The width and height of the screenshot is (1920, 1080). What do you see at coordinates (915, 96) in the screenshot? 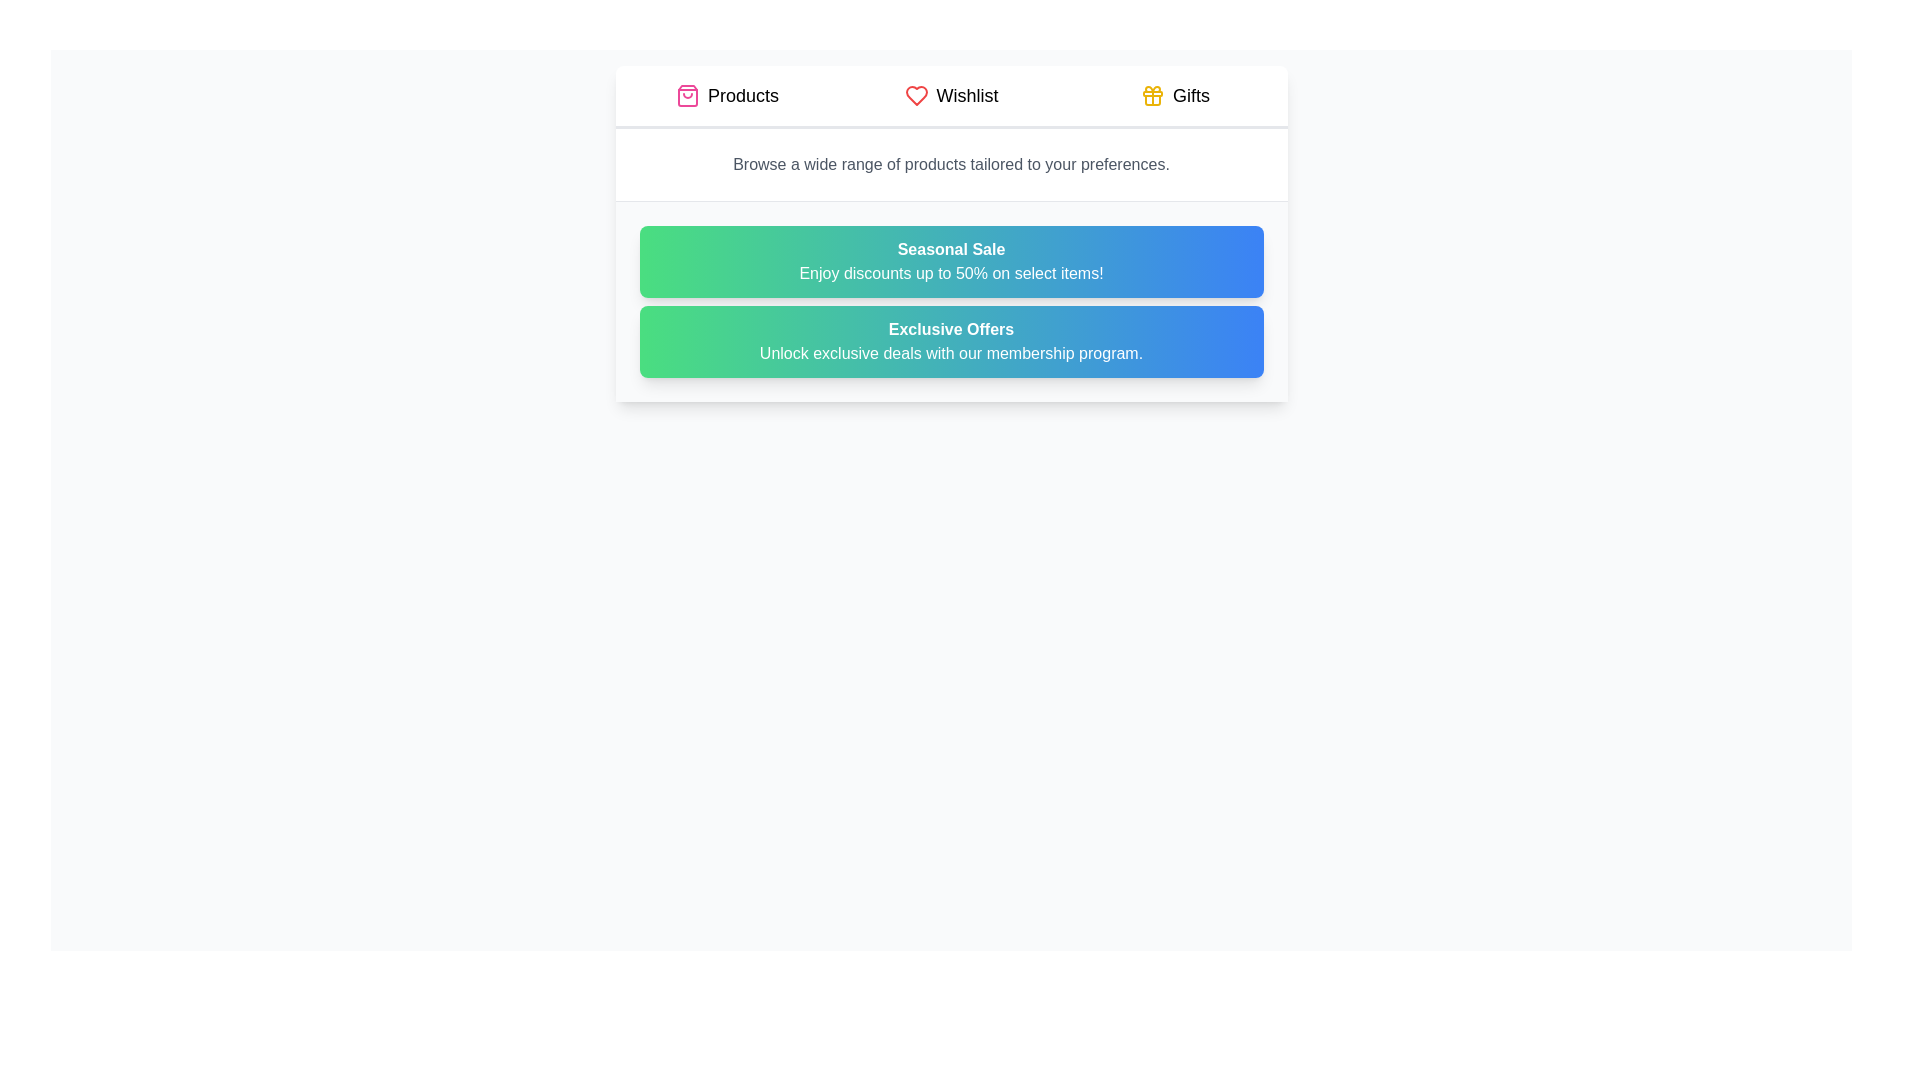
I see `the decorative icon for the Wishlist tab` at bounding box center [915, 96].